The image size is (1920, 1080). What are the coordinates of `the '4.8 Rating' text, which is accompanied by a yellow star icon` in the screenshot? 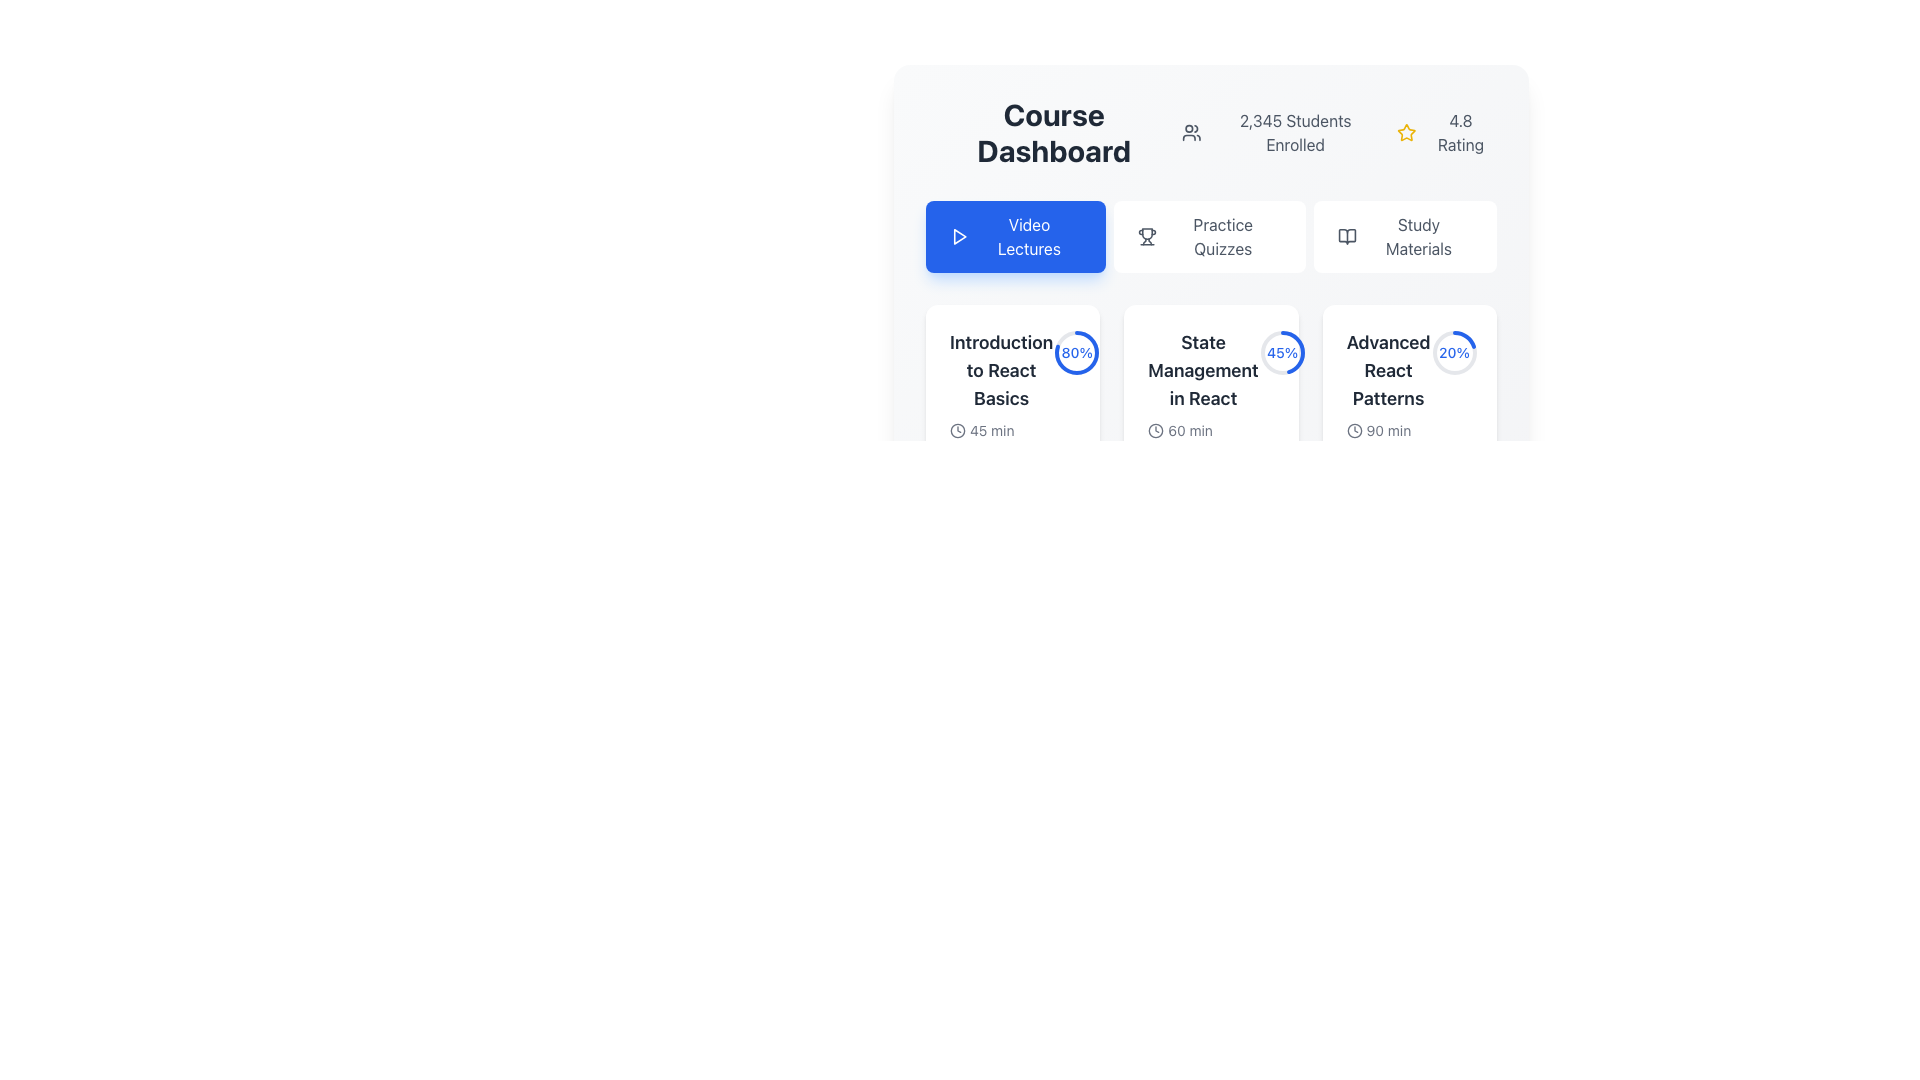 It's located at (1447, 132).